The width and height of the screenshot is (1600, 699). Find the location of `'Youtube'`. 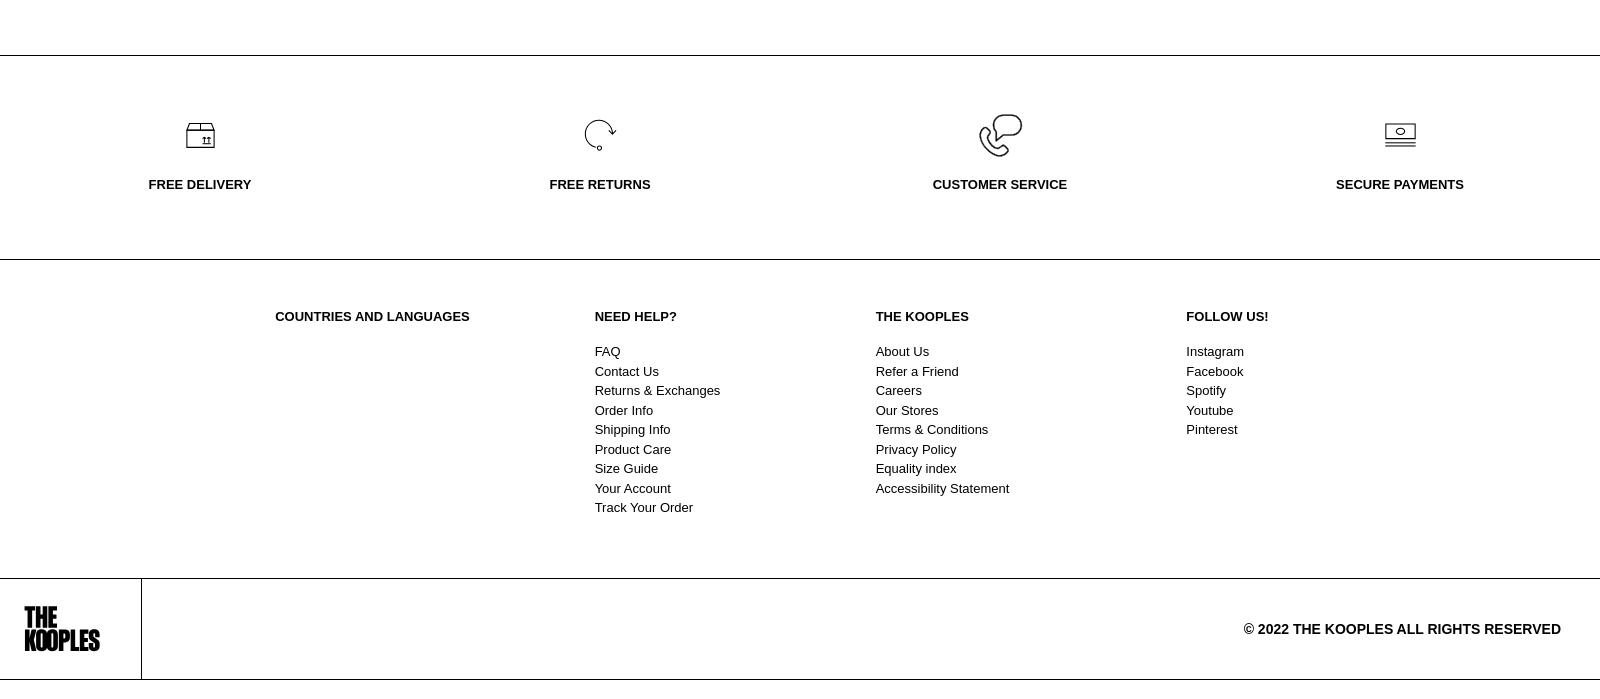

'Youtube' is located at coordinates (1208, 408).